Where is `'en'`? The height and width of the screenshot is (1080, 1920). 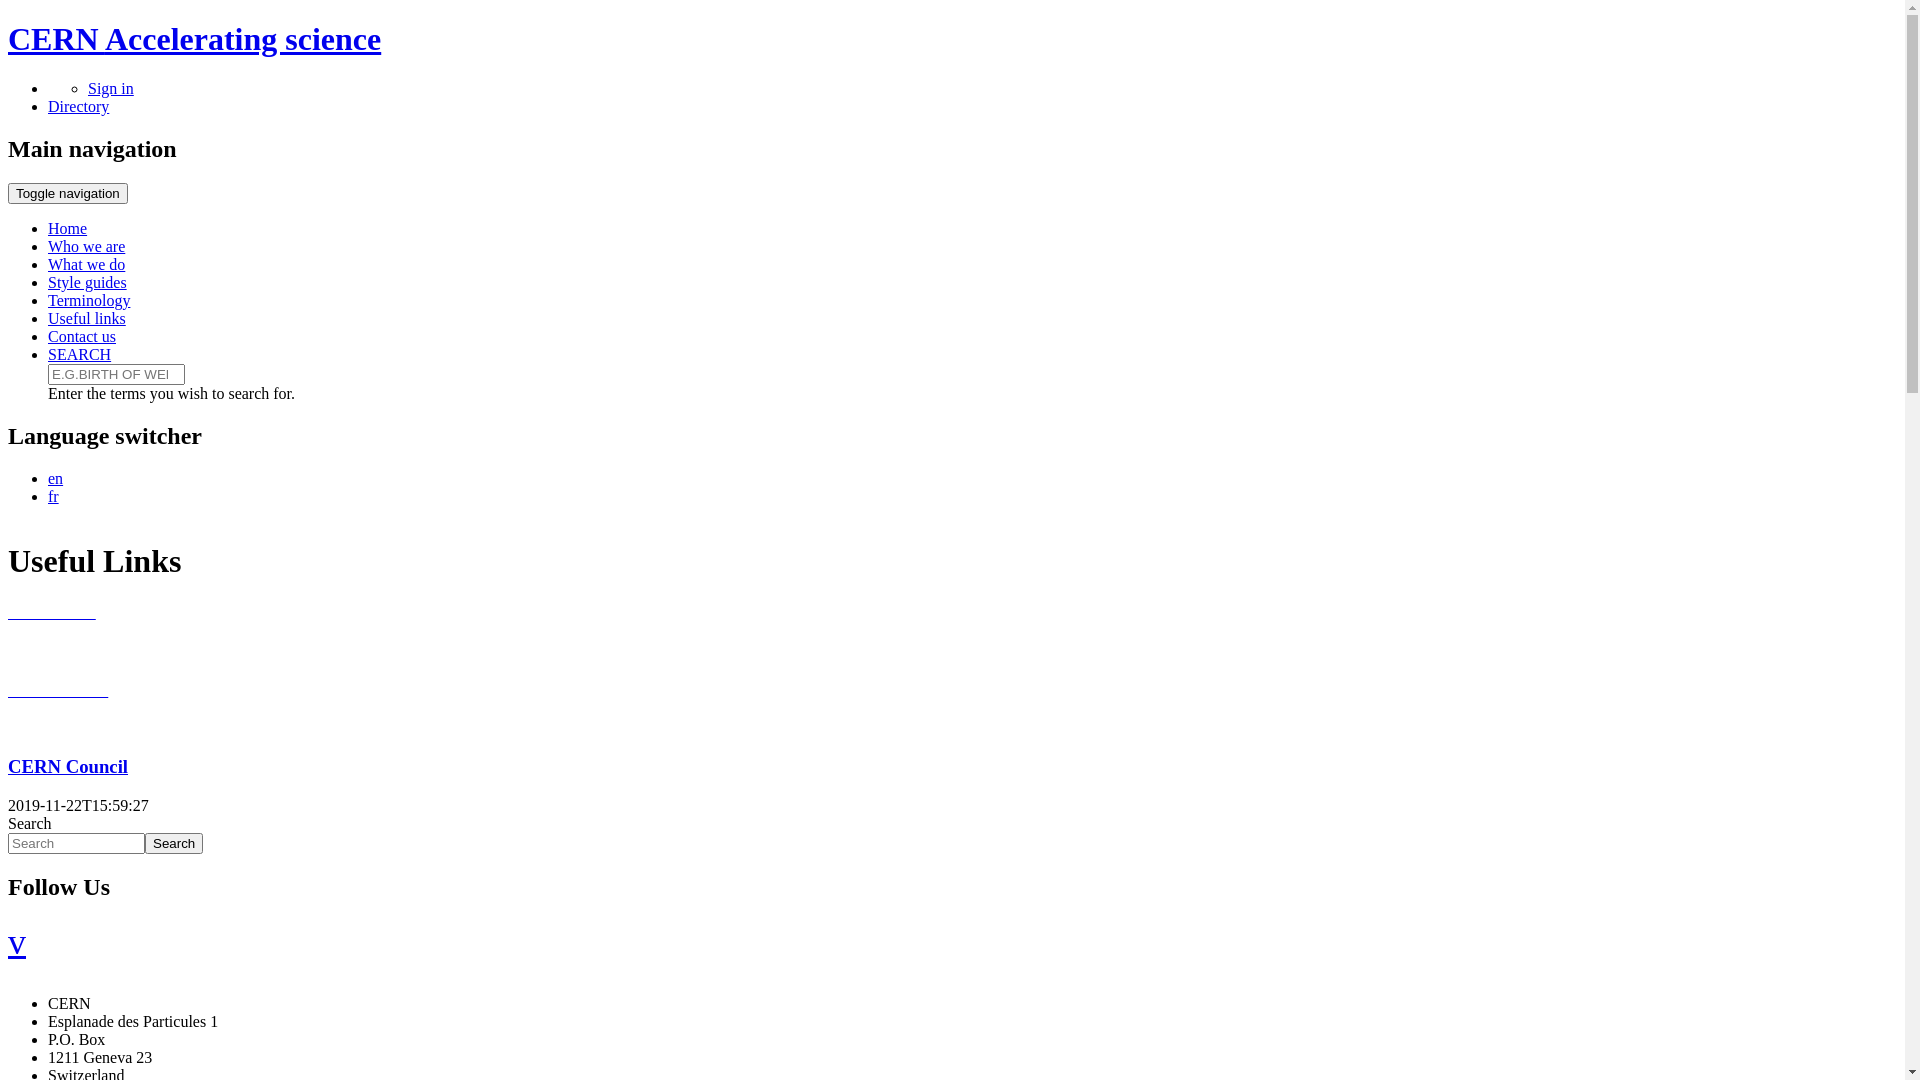
'en' is located at coordinates (55, 478).